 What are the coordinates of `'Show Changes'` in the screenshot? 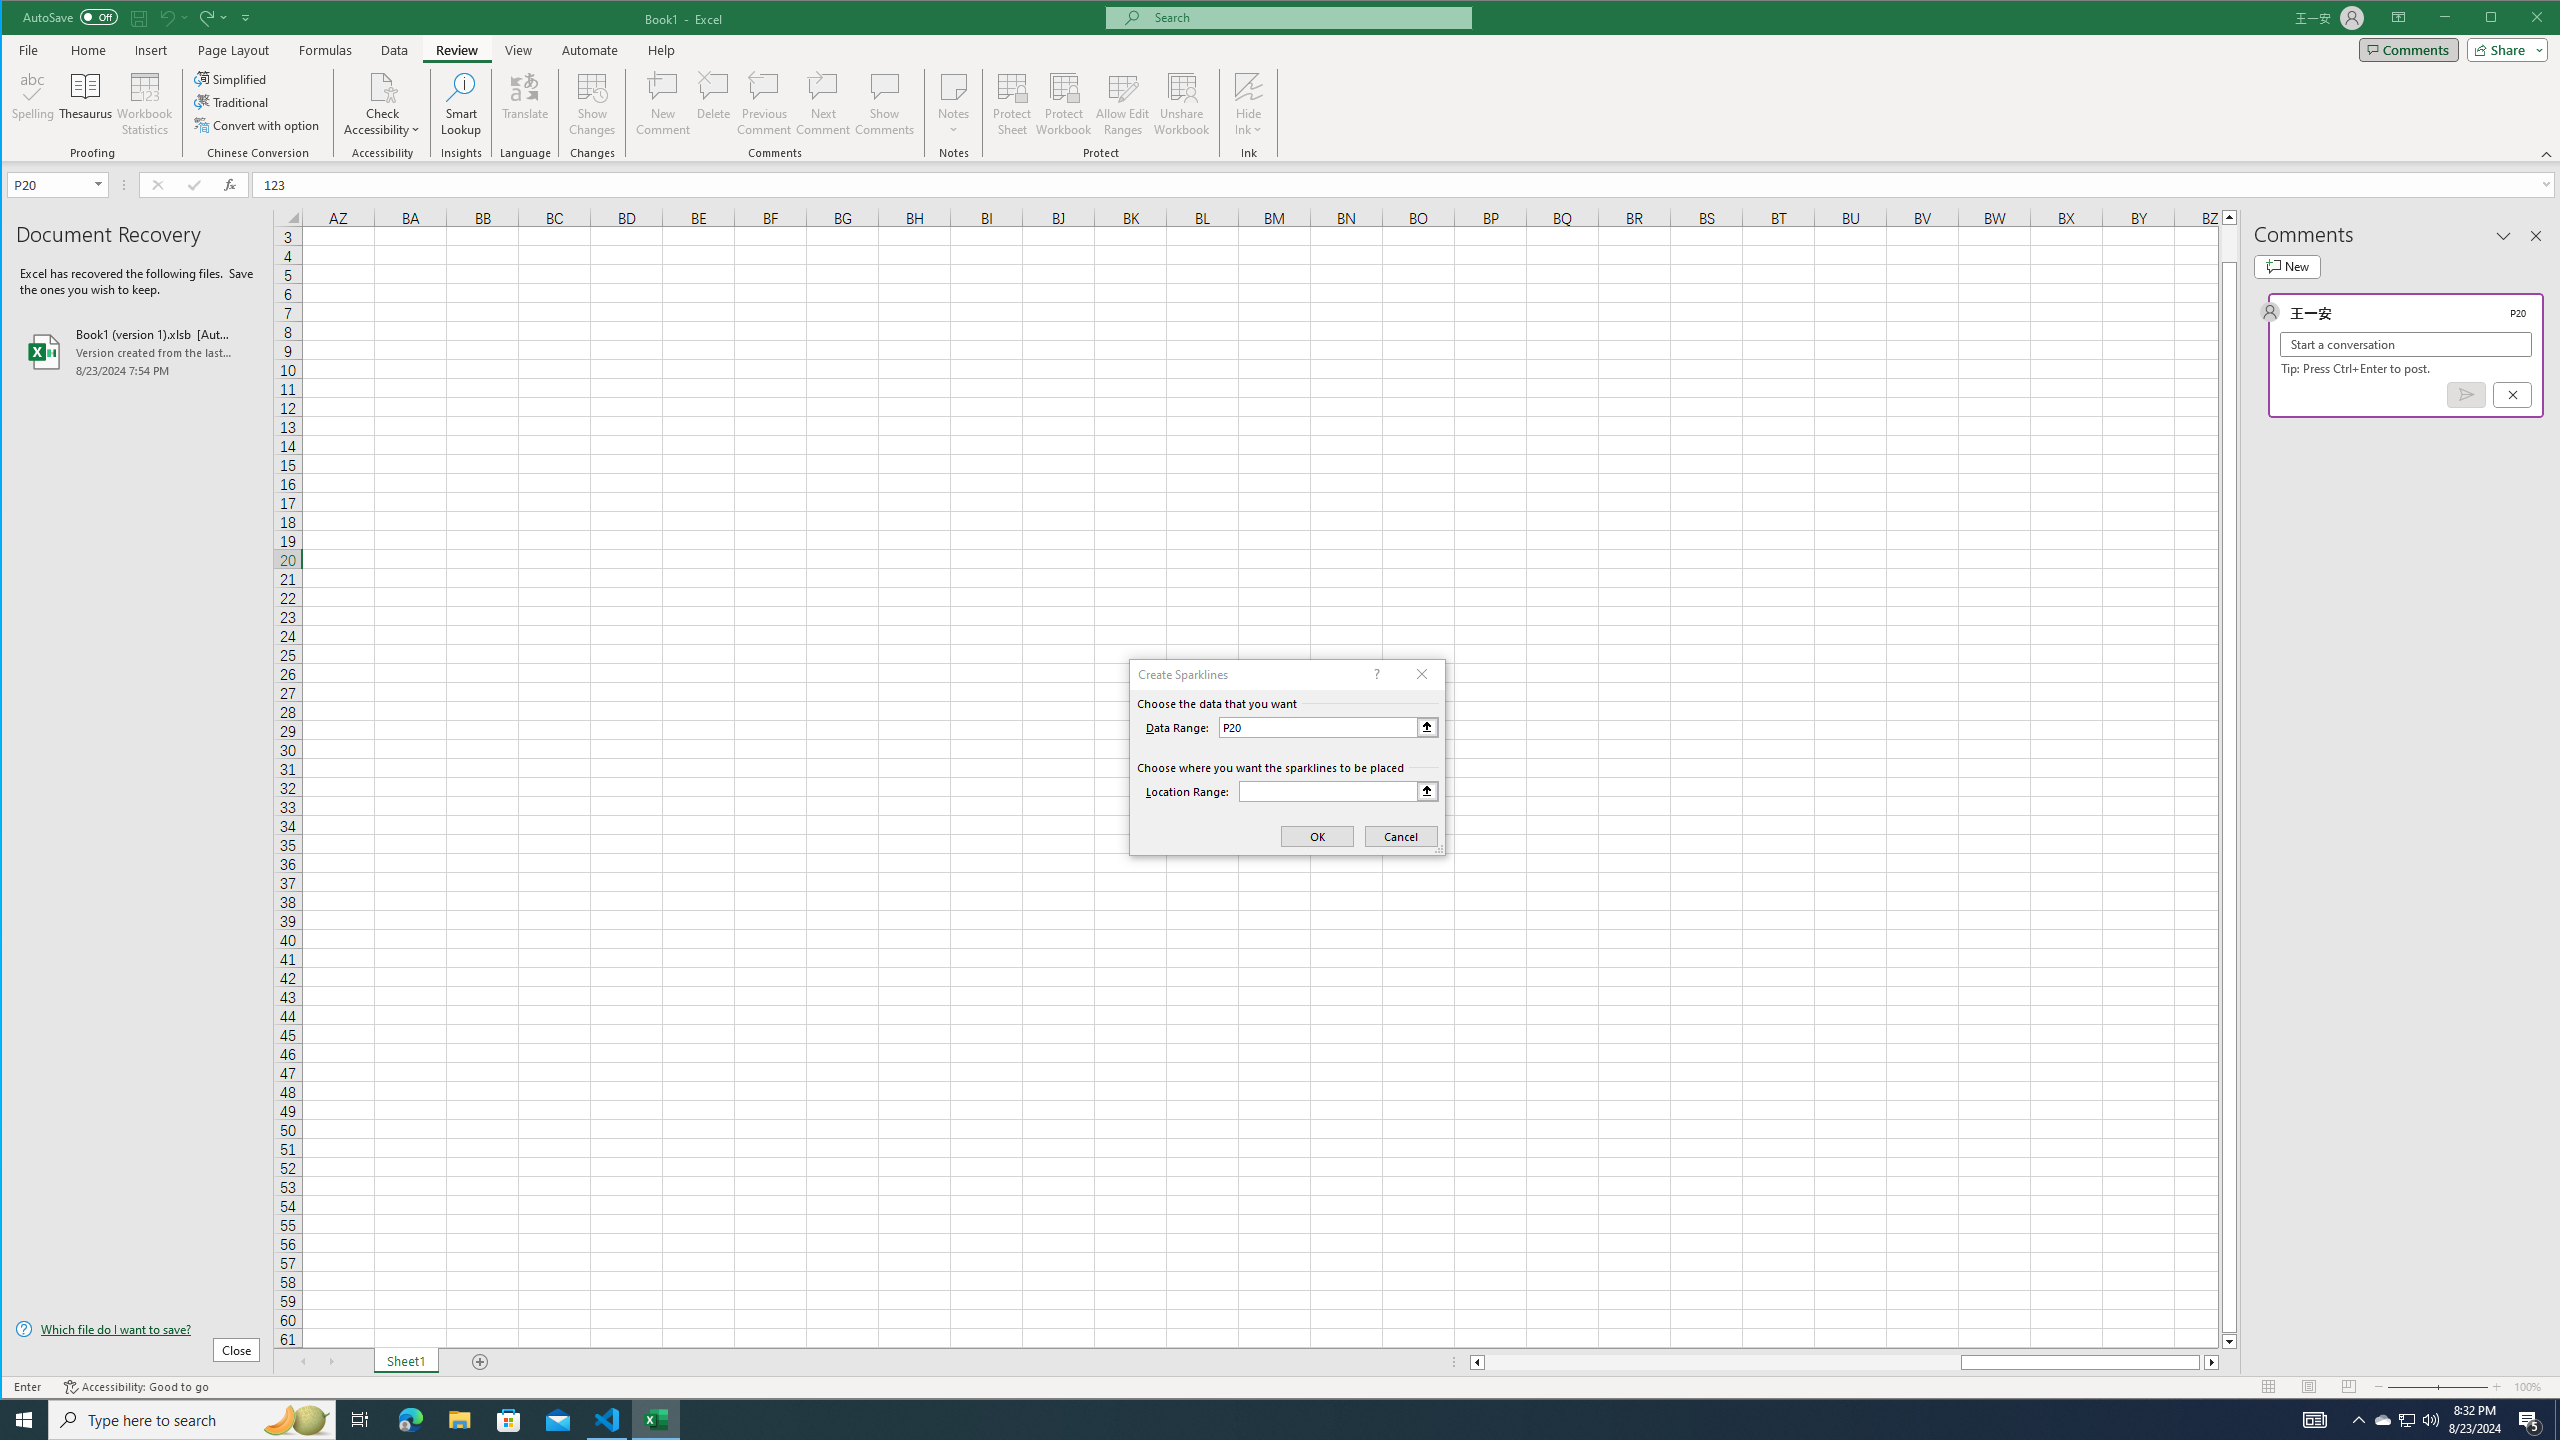 It's located at (591, 103).